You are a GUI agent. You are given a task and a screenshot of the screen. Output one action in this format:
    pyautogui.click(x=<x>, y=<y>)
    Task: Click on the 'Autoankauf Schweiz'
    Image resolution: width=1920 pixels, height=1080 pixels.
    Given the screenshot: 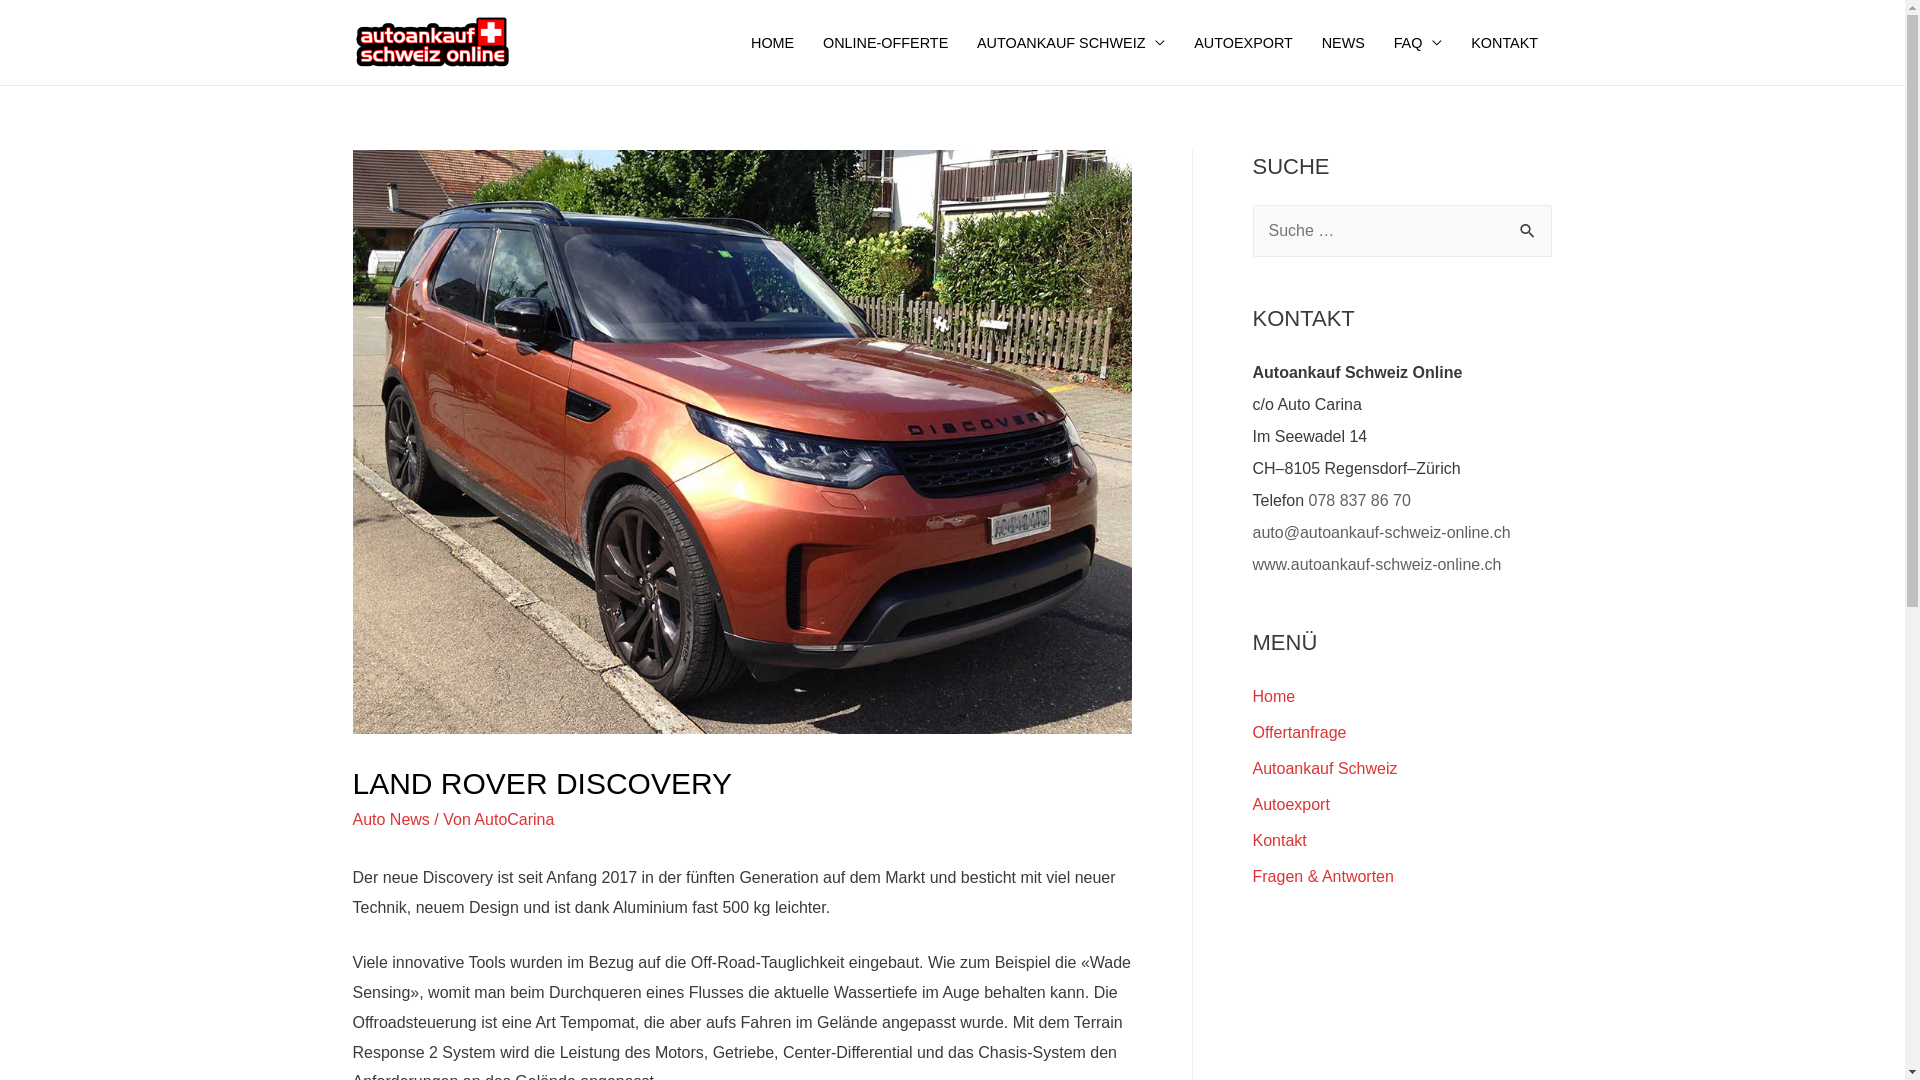 What is the action you would take?
    pyautogui.click(x=1251, y=767)
    